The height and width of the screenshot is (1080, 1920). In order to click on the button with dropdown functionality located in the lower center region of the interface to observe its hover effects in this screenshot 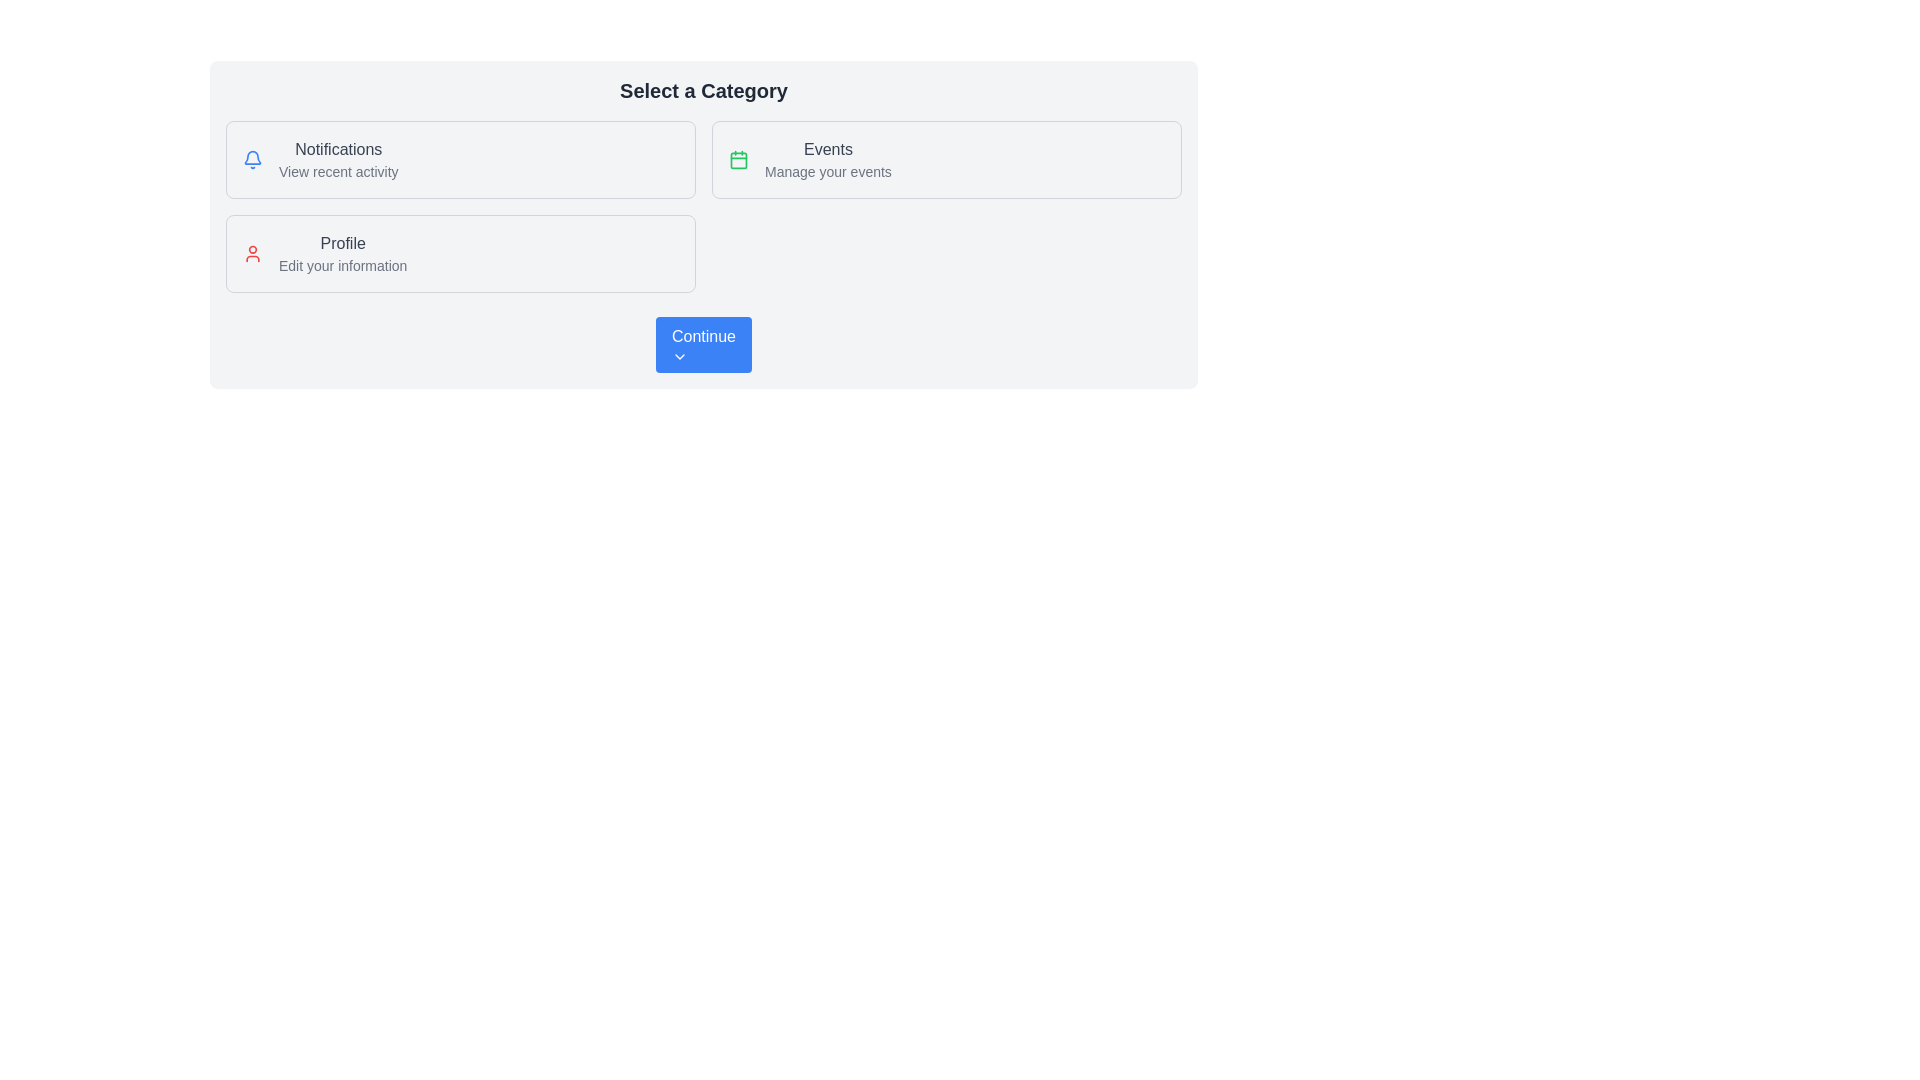, I will do `click(704, 343)`.